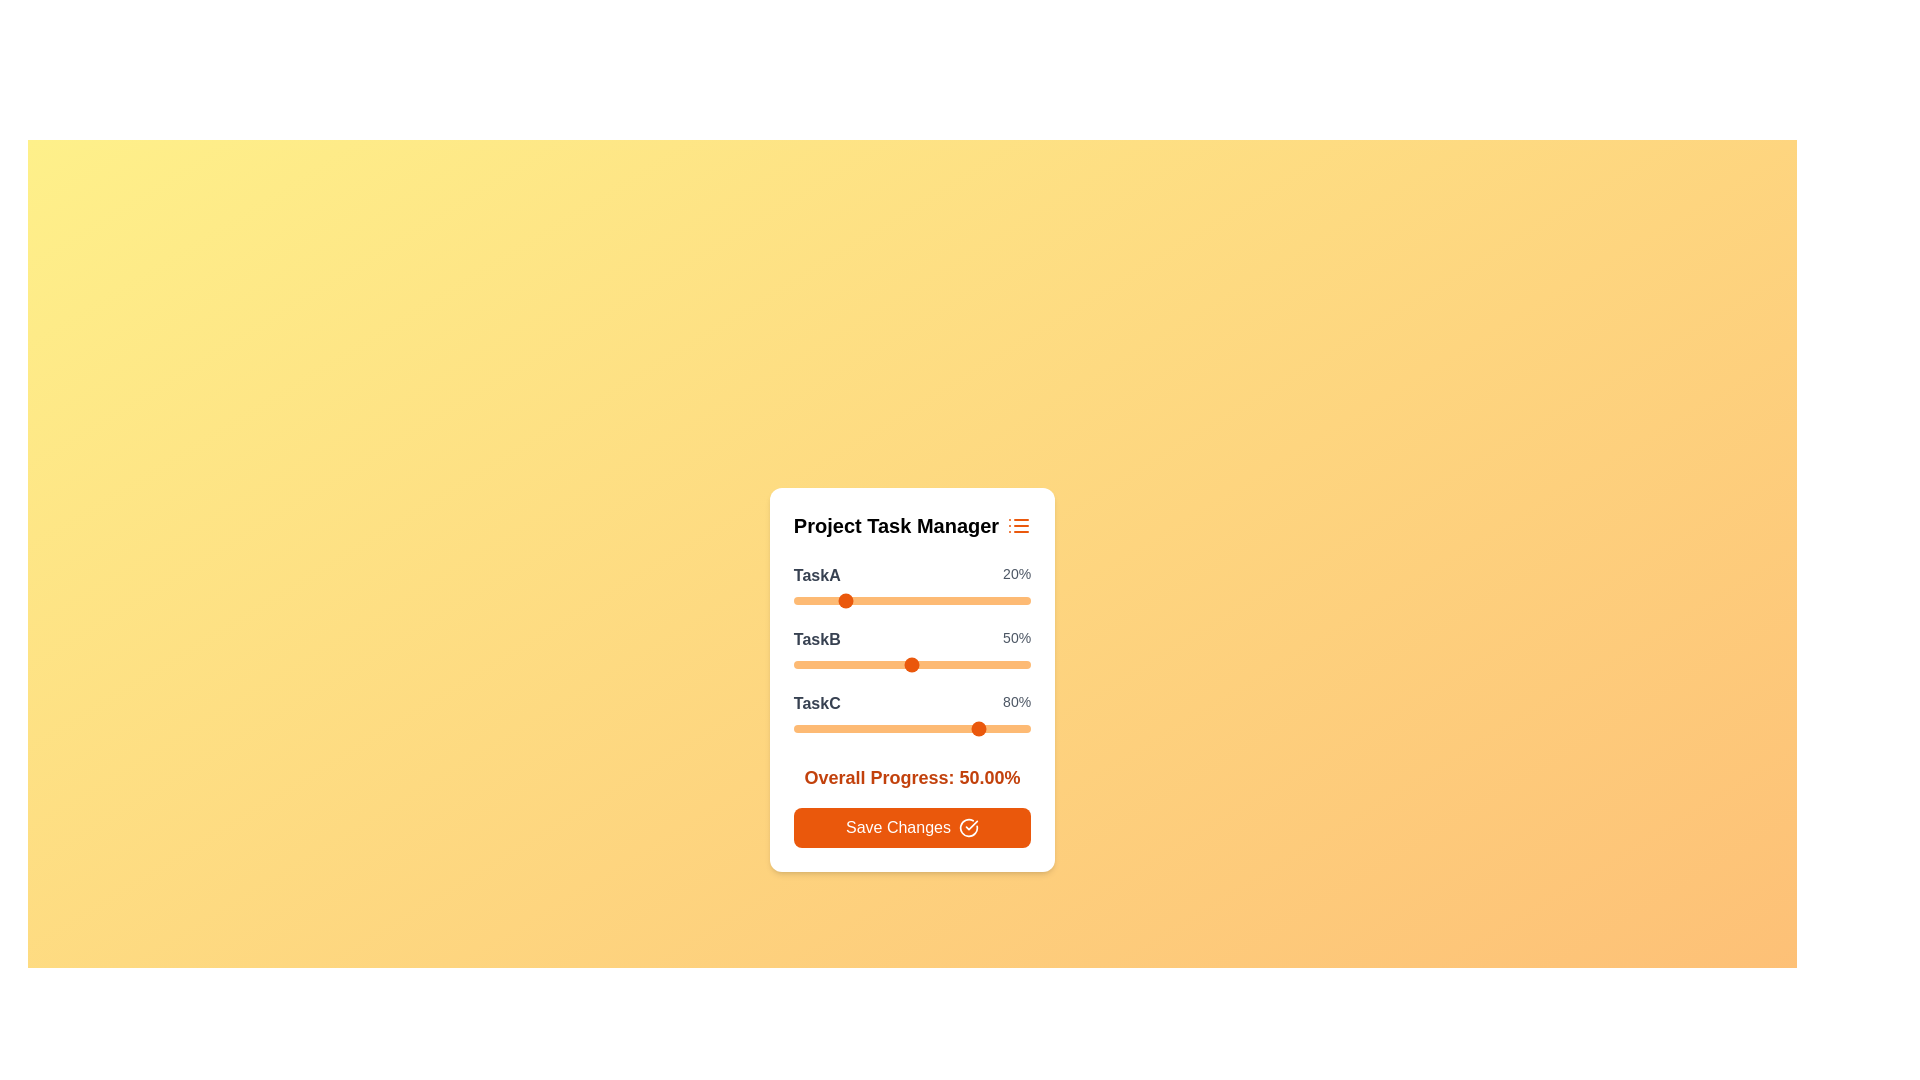 This screenshot has width=1920, height=1080. Describe the element at coordinates (981, 600) in the screenshot. I see `the TaskA slider to 79%` at that location.